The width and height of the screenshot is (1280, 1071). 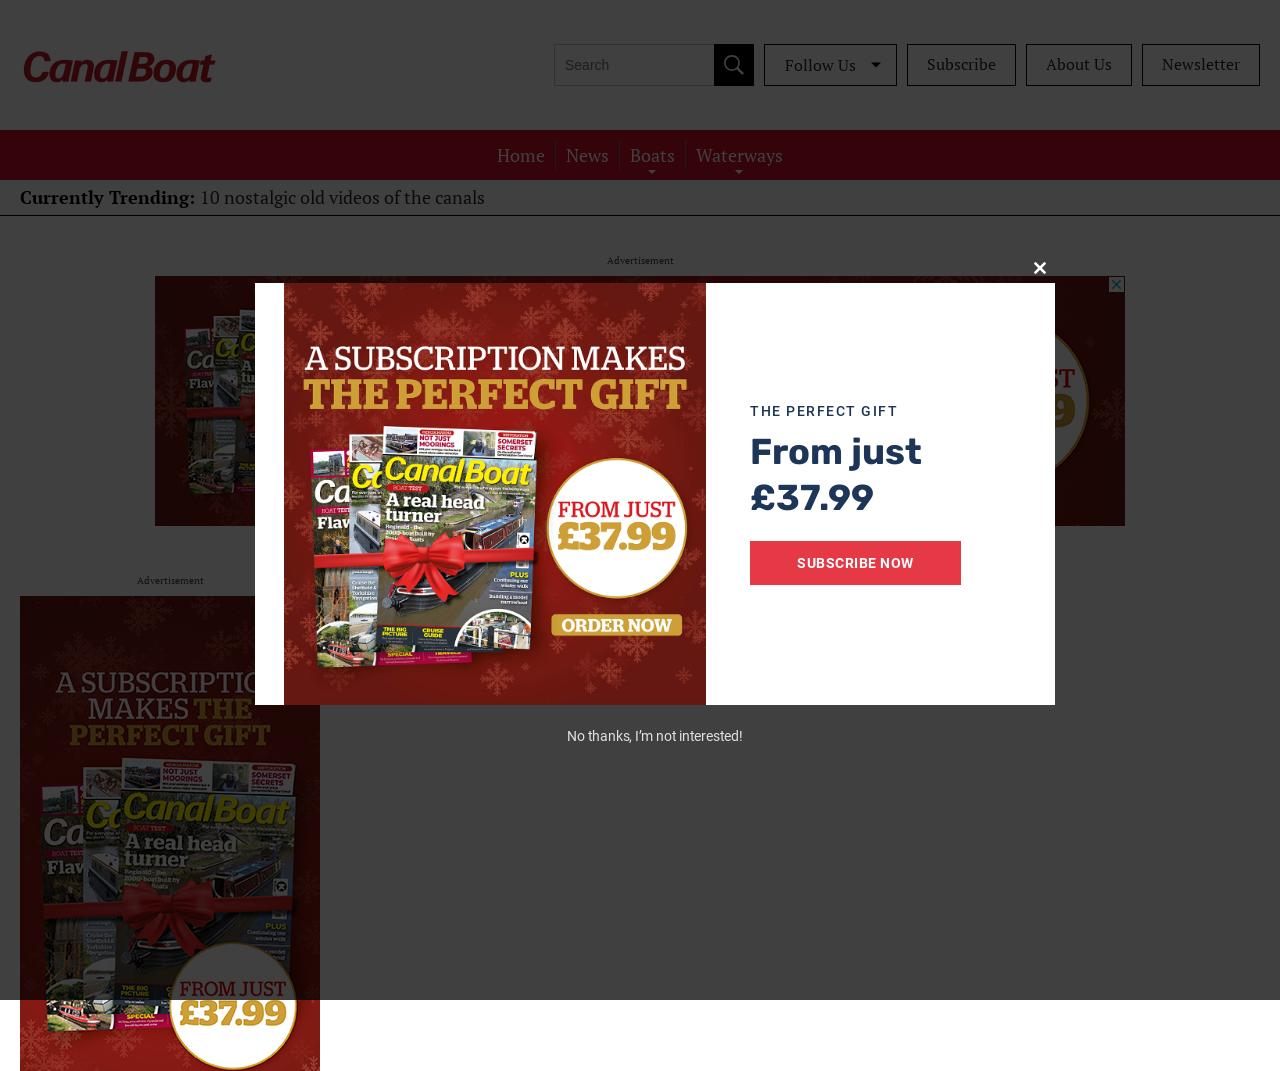 What do you see at coordinates (629, 153) in the screenshot?
I see `'Boats'` at bounding box center [629, 153].